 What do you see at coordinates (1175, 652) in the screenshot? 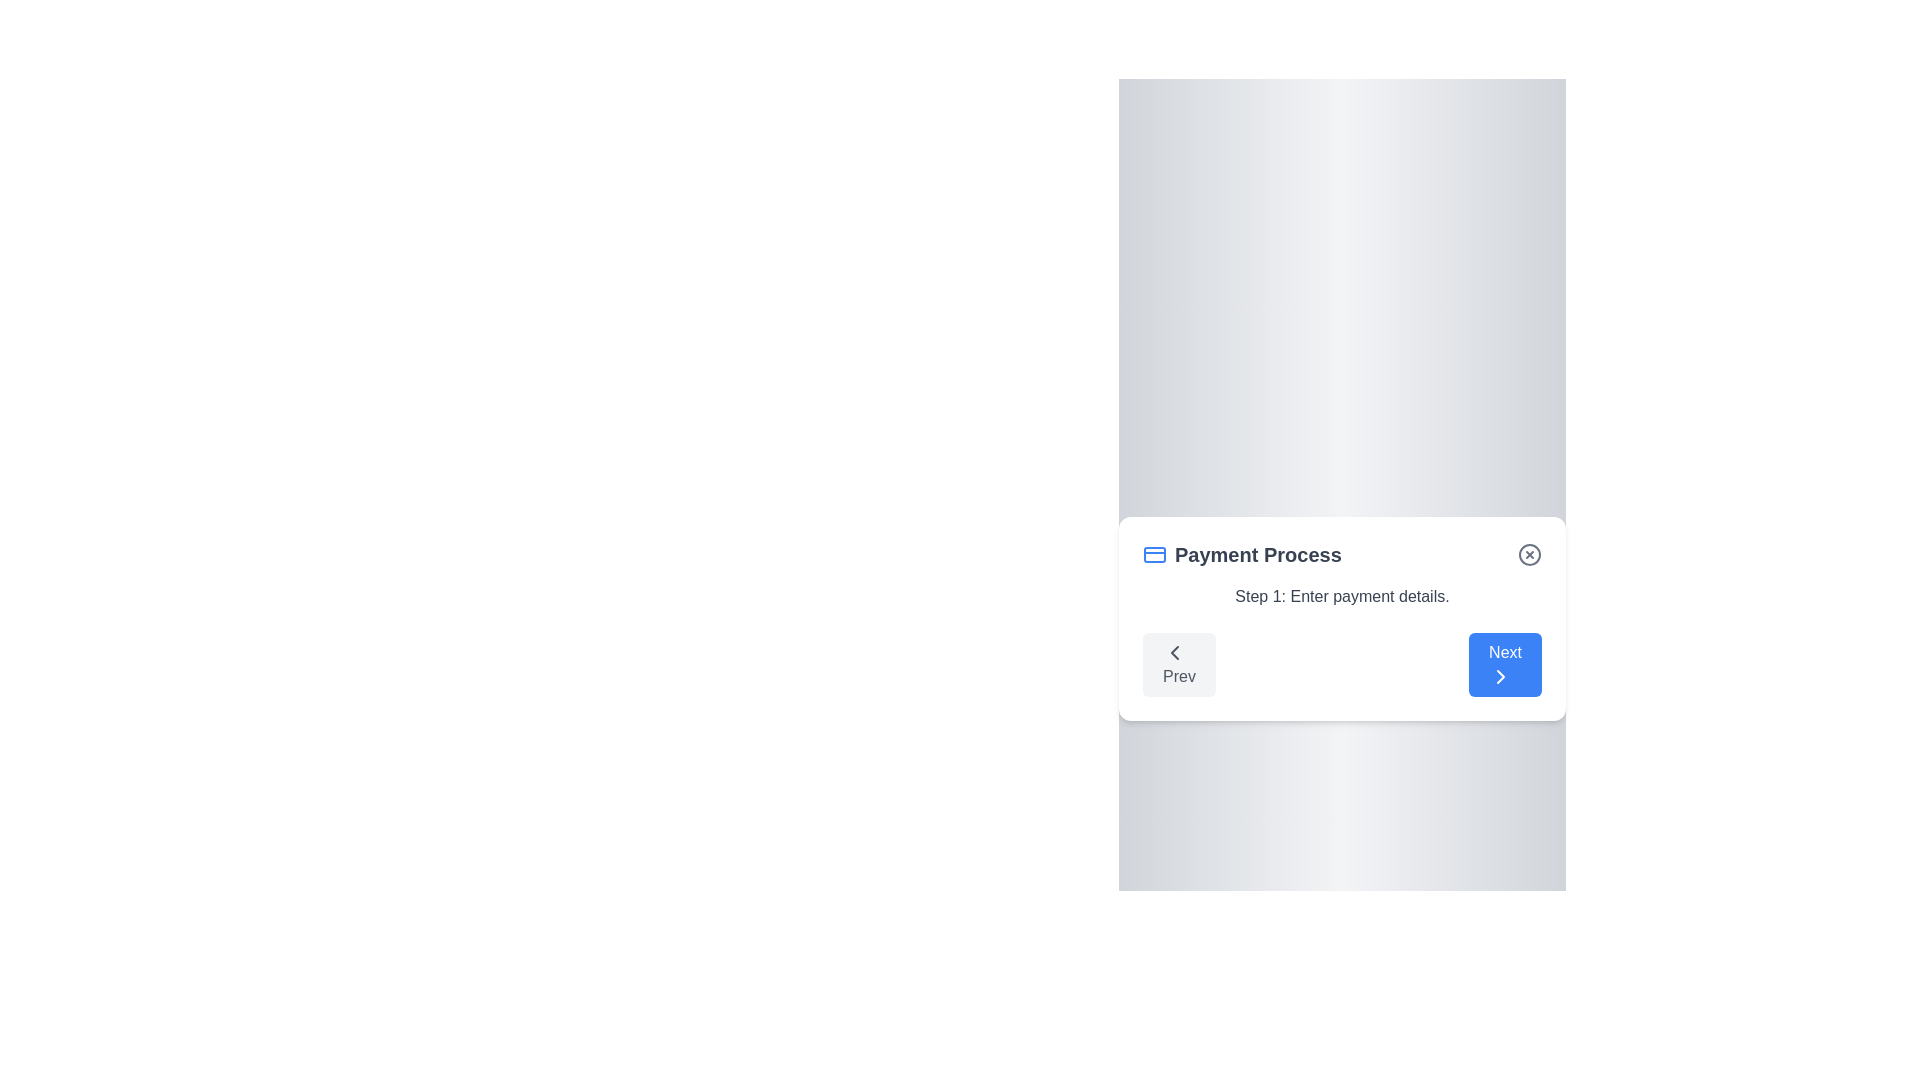
I see `the leftward chevron icon contained within the 'Prev' navigation button located on the left side of the bottom navigation area` at bounding box center [1175, 652].